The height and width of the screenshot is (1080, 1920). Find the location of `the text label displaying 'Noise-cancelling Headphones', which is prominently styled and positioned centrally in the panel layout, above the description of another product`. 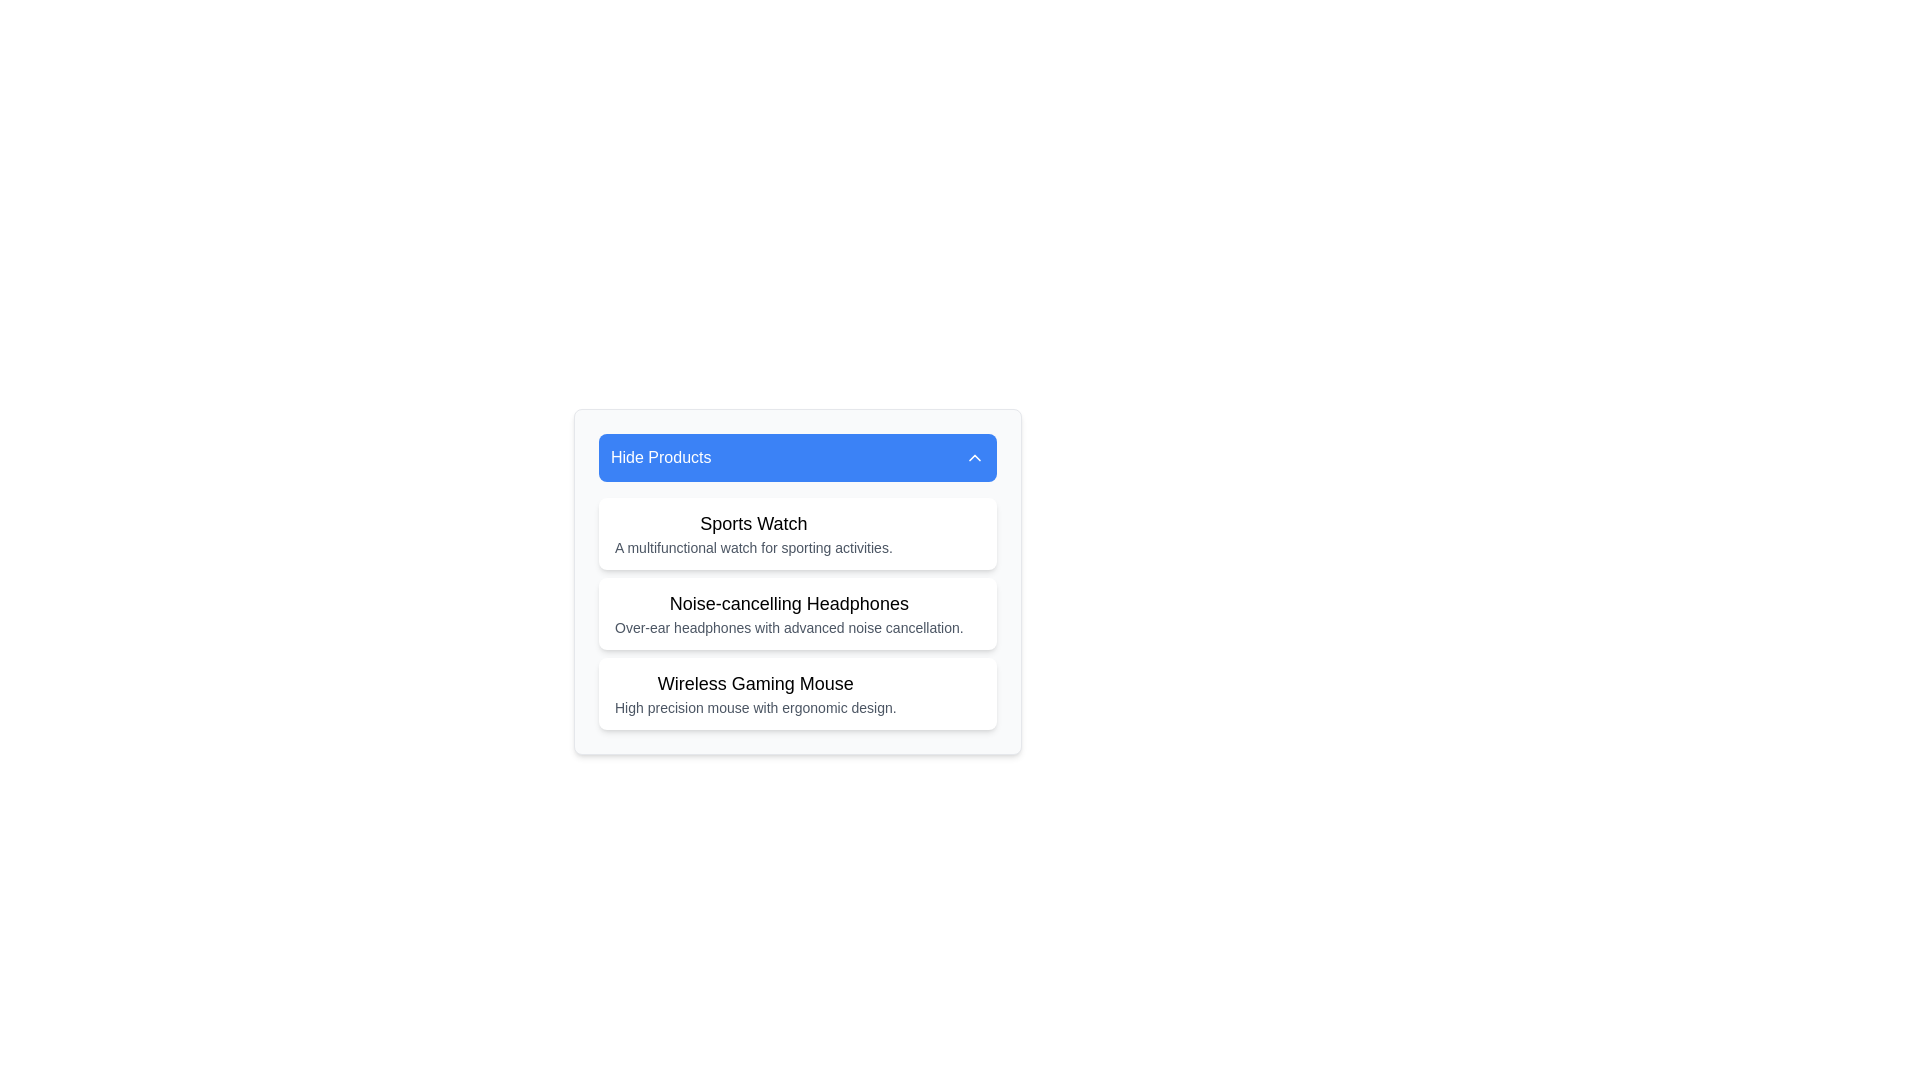

the text label displaying 'Noise-cancelling Headphones', which is prominently styled and positioned centrally in the panel layout, above the description of another product is located at coordinates (788, 603).